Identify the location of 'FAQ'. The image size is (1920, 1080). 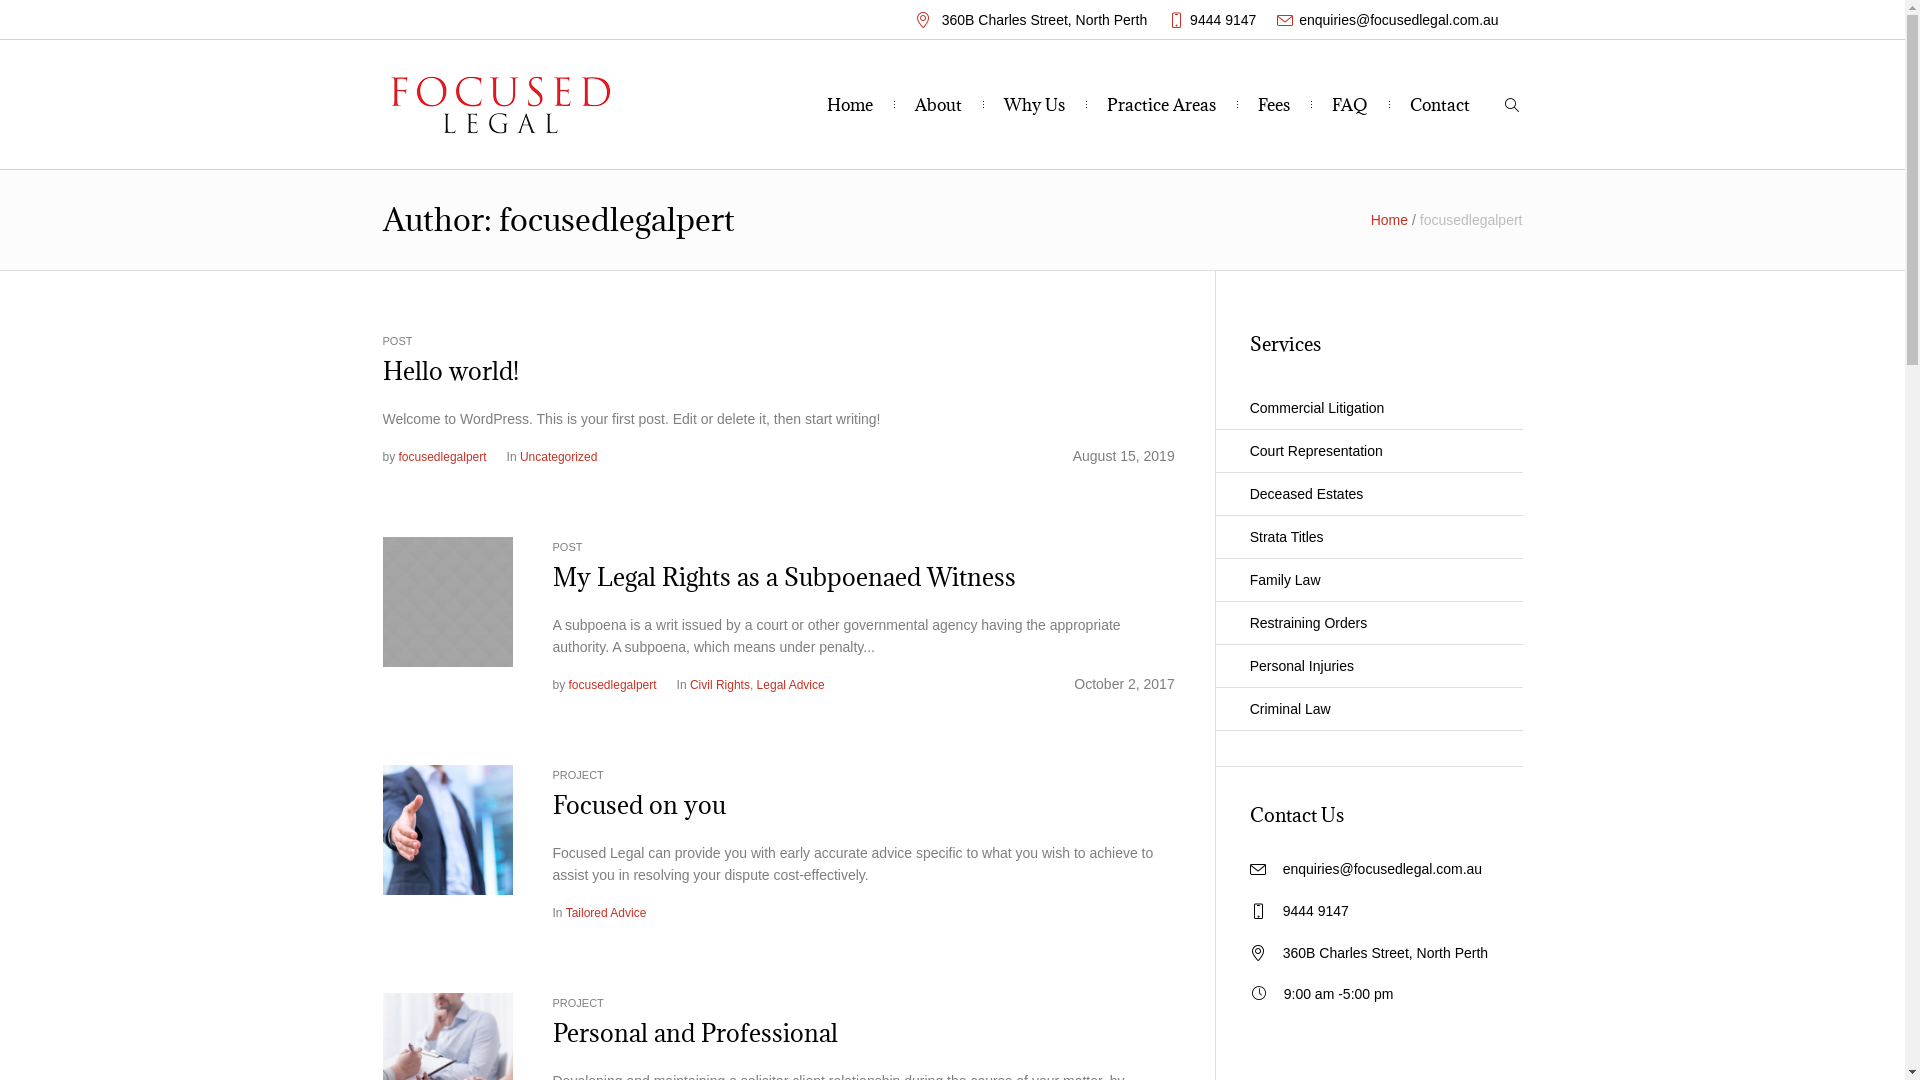
(1349, 104).